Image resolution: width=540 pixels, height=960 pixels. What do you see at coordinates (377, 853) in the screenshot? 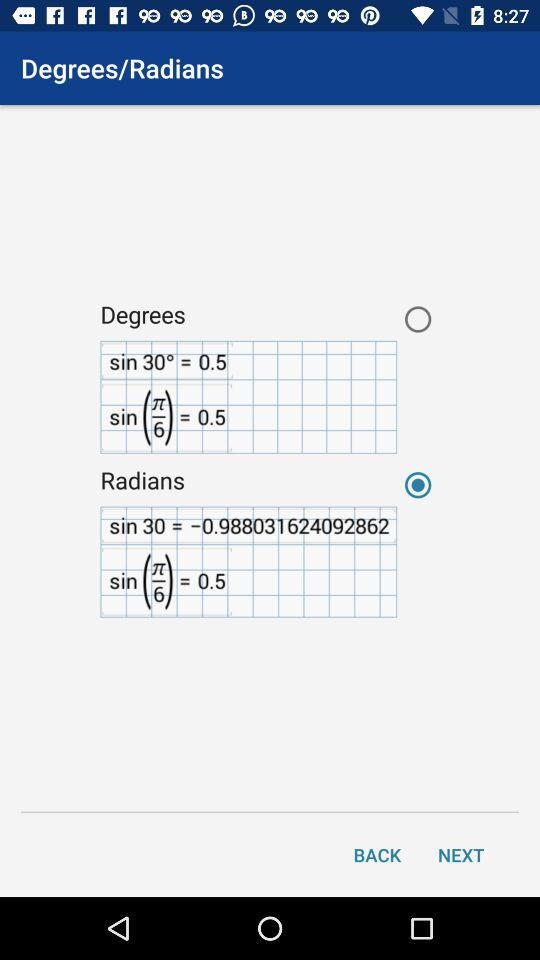
I see `the icon next to the next` at bounding box center [377, 853].